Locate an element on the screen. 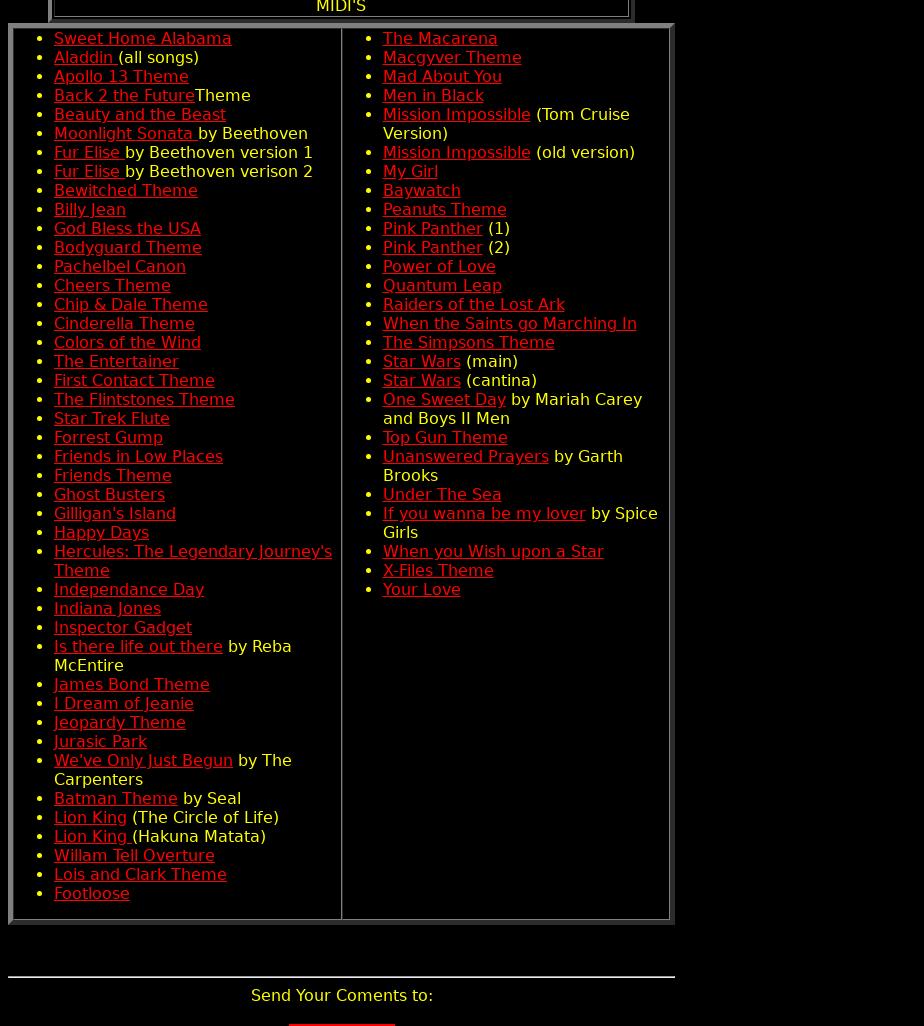  'by The Carpenters' is located at coordinates (172, 770).